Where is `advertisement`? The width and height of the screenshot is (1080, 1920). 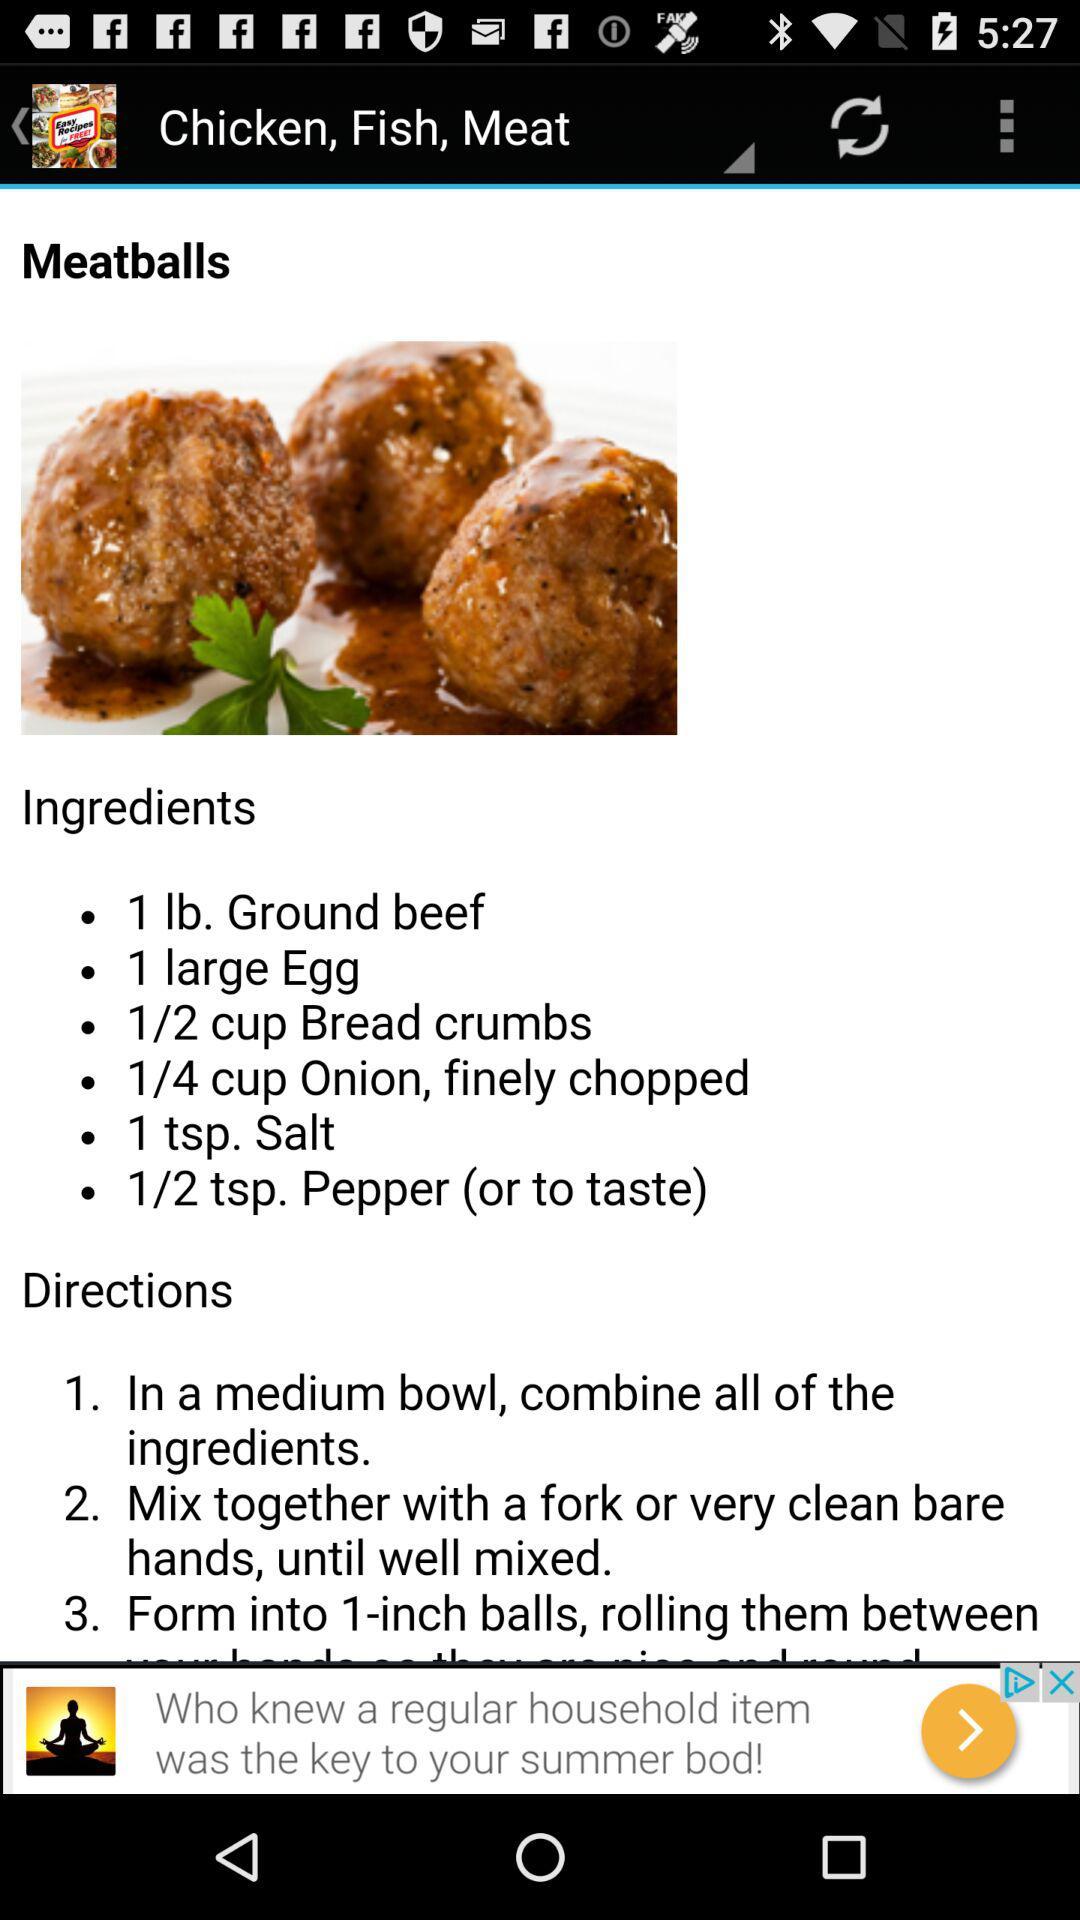 advertisement is located at coordinates (540, 1727).